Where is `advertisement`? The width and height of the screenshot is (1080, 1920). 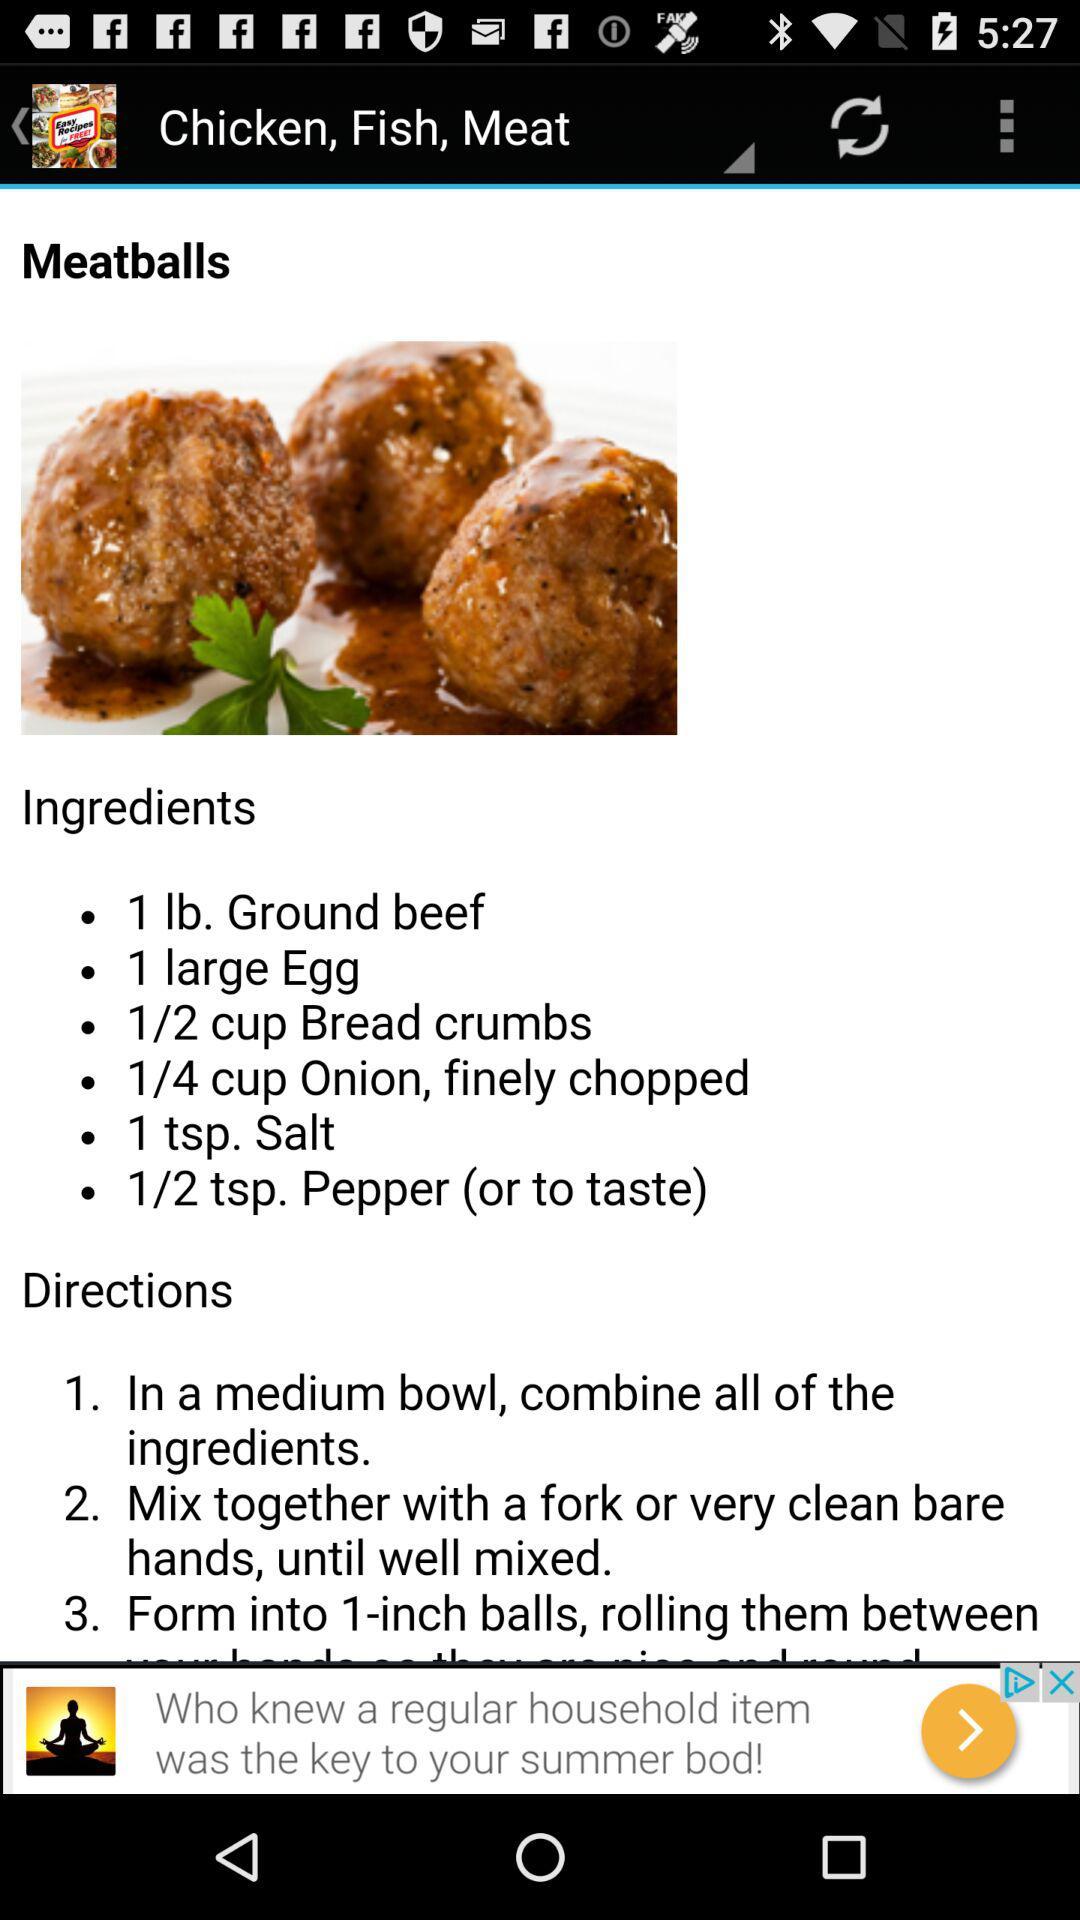 advertisement is located at coordinates (540, 1727).